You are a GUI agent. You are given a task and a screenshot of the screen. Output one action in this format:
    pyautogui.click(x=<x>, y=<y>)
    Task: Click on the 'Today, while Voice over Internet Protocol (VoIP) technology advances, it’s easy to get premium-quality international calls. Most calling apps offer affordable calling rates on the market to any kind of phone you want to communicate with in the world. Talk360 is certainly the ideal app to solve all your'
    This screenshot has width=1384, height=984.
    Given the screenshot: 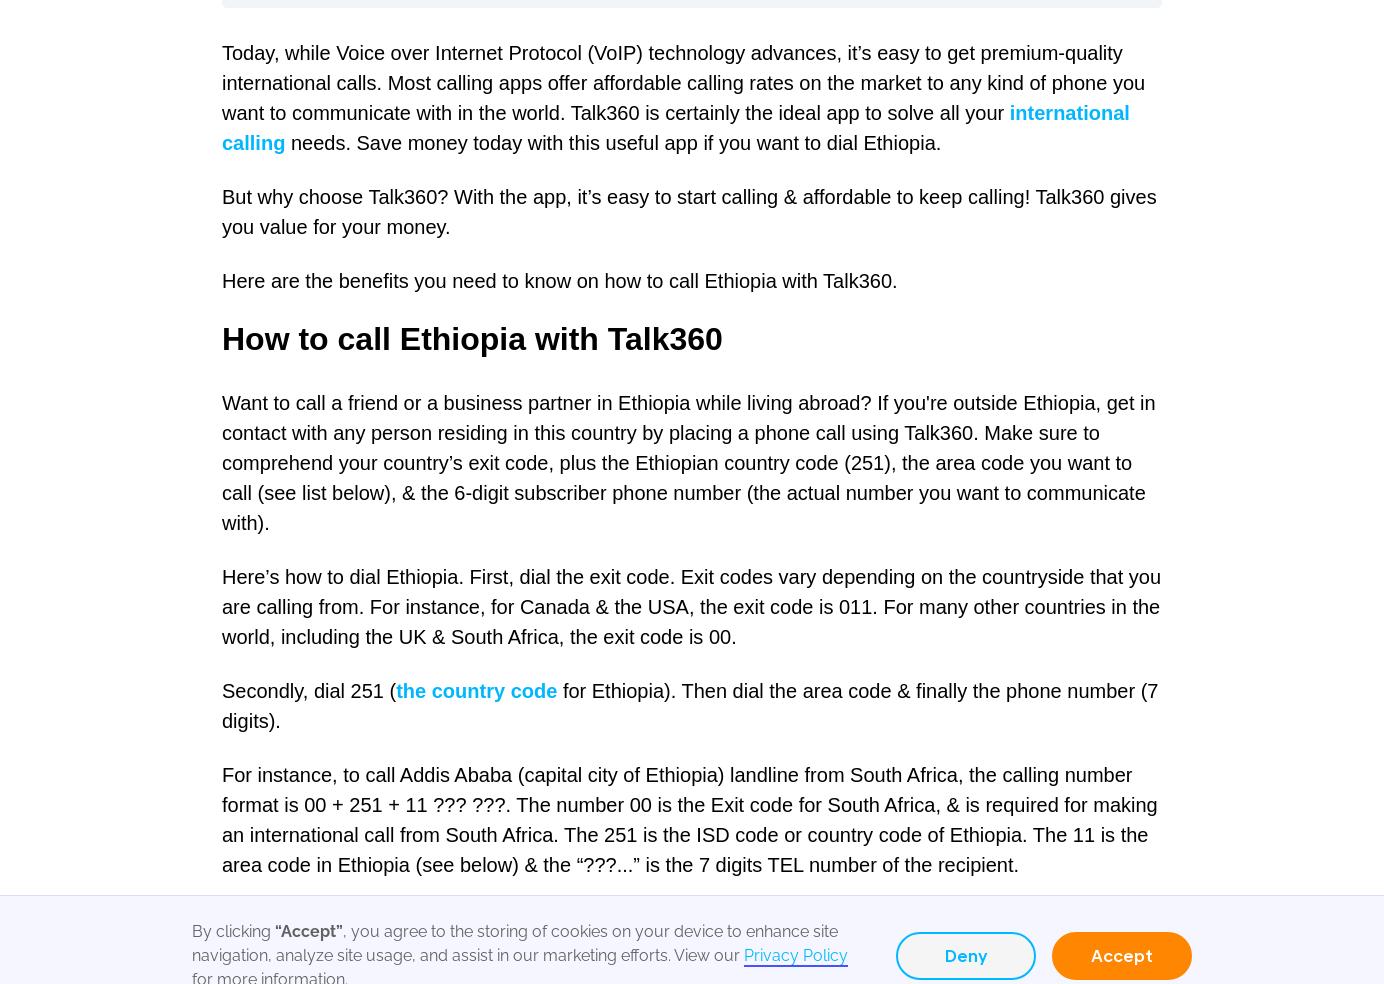 What is the action you would take?
    pyautogui.click(x=221, y=81)
    